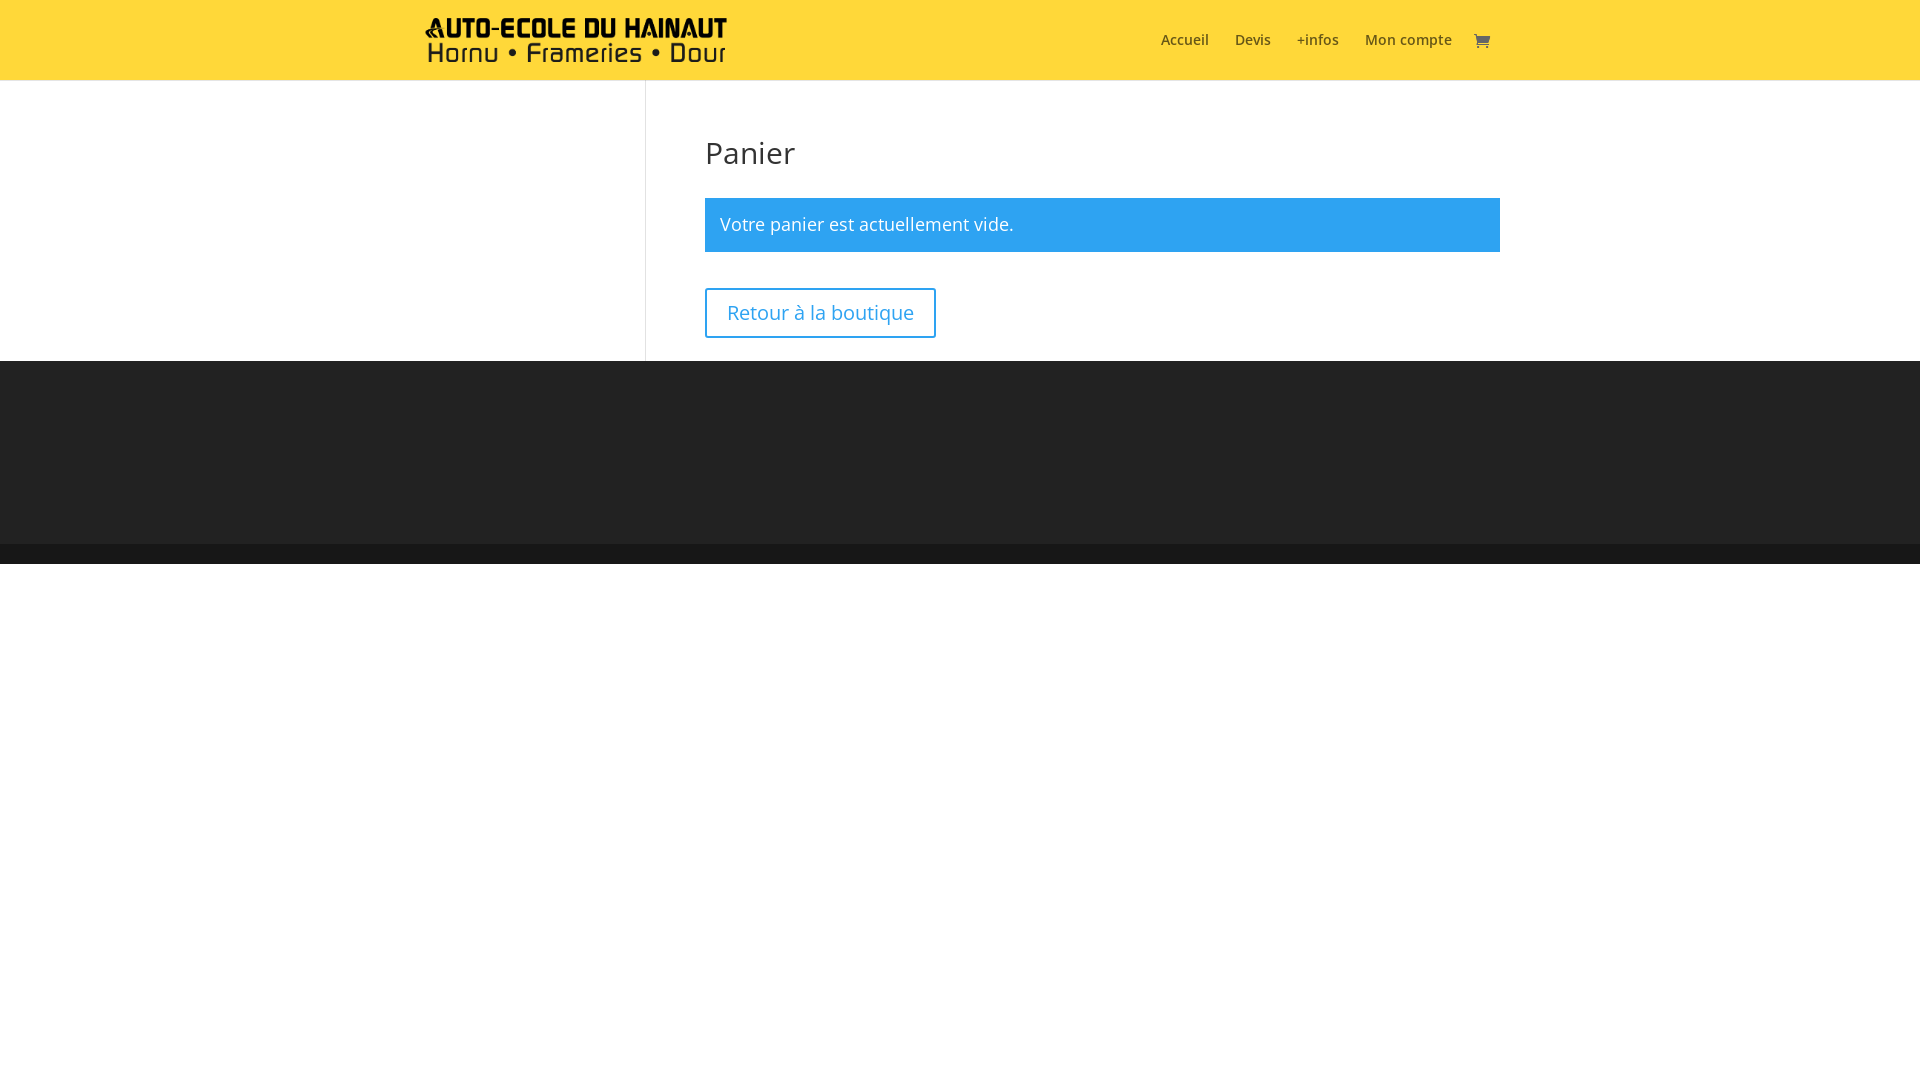 The height and width of the screenshot is (1080, 1920). I want to click on 'Accueil', so click(1161, 55).